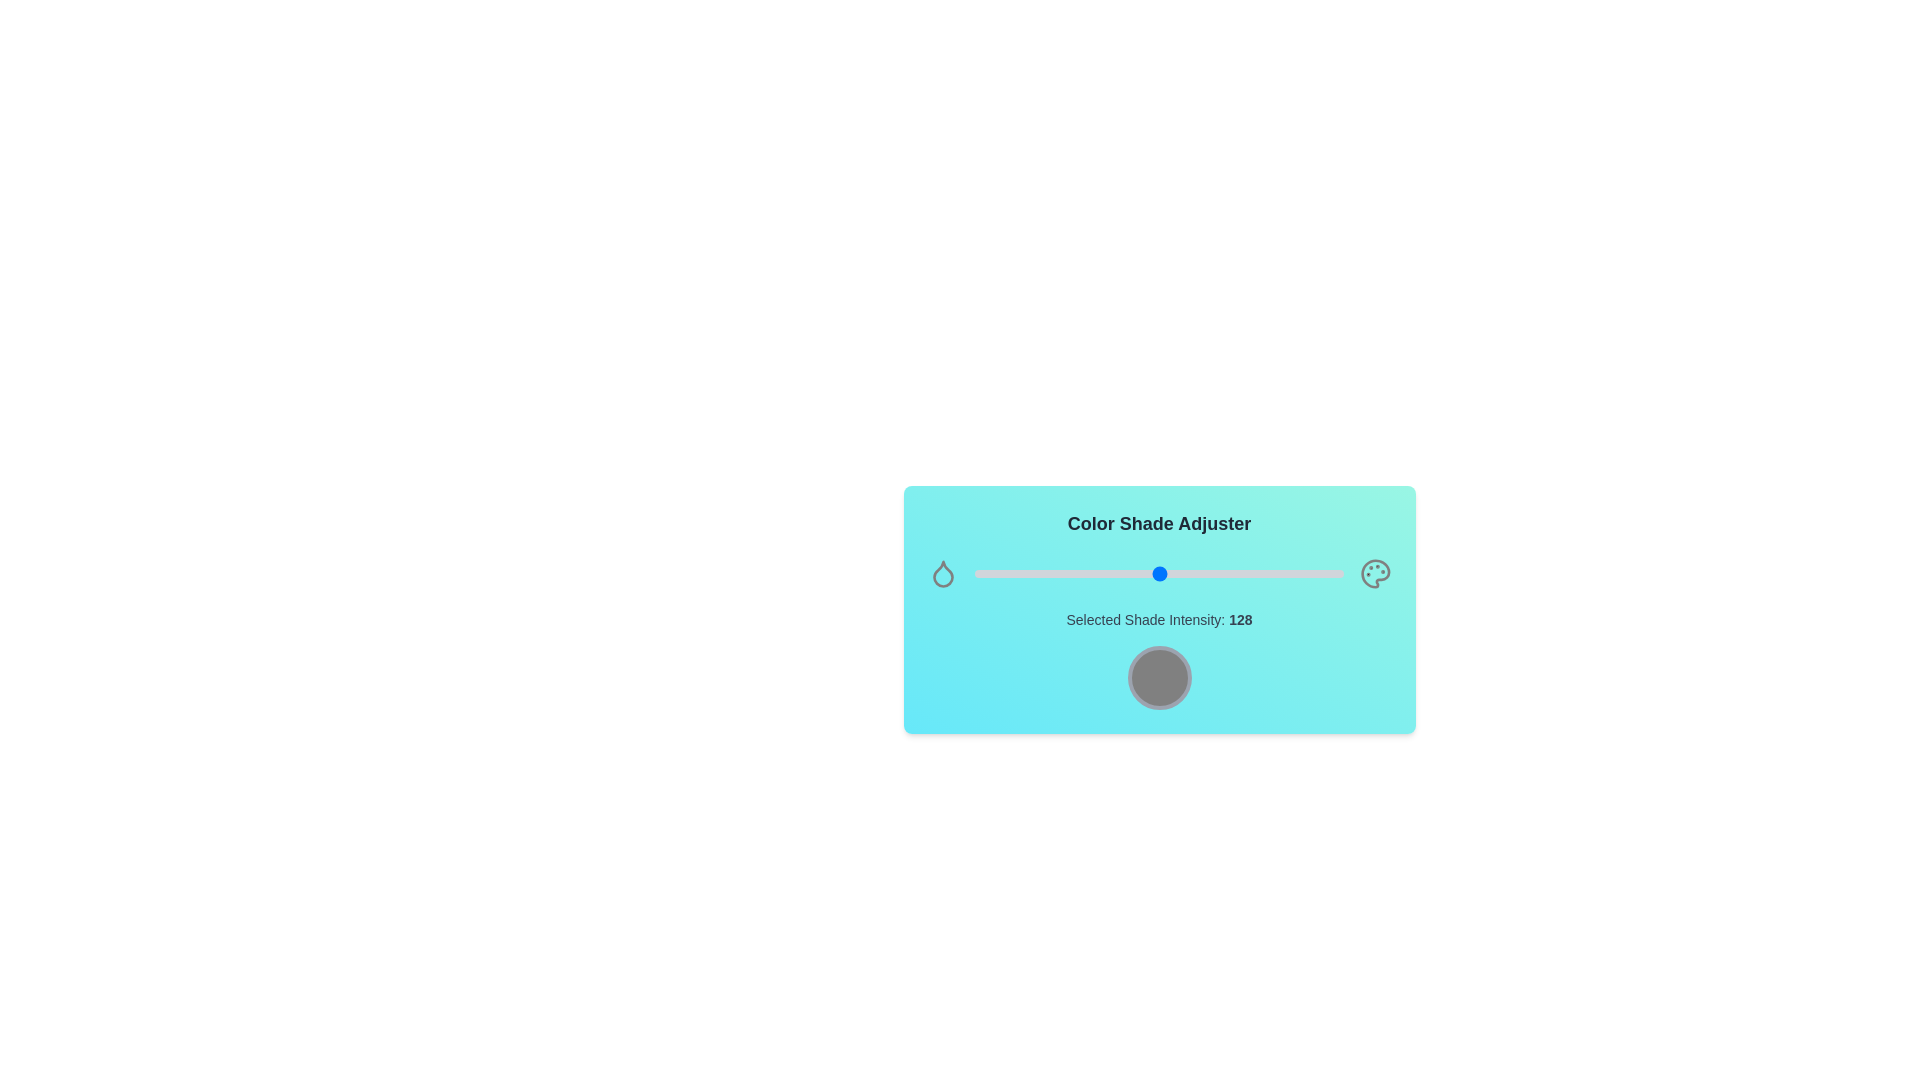 This screenshot has height=1080, width=1920. Describe the element at coordinates (1073, 574) in the screenshot. I see `the shade intensity to 69 by interacting with the slider` at that location.